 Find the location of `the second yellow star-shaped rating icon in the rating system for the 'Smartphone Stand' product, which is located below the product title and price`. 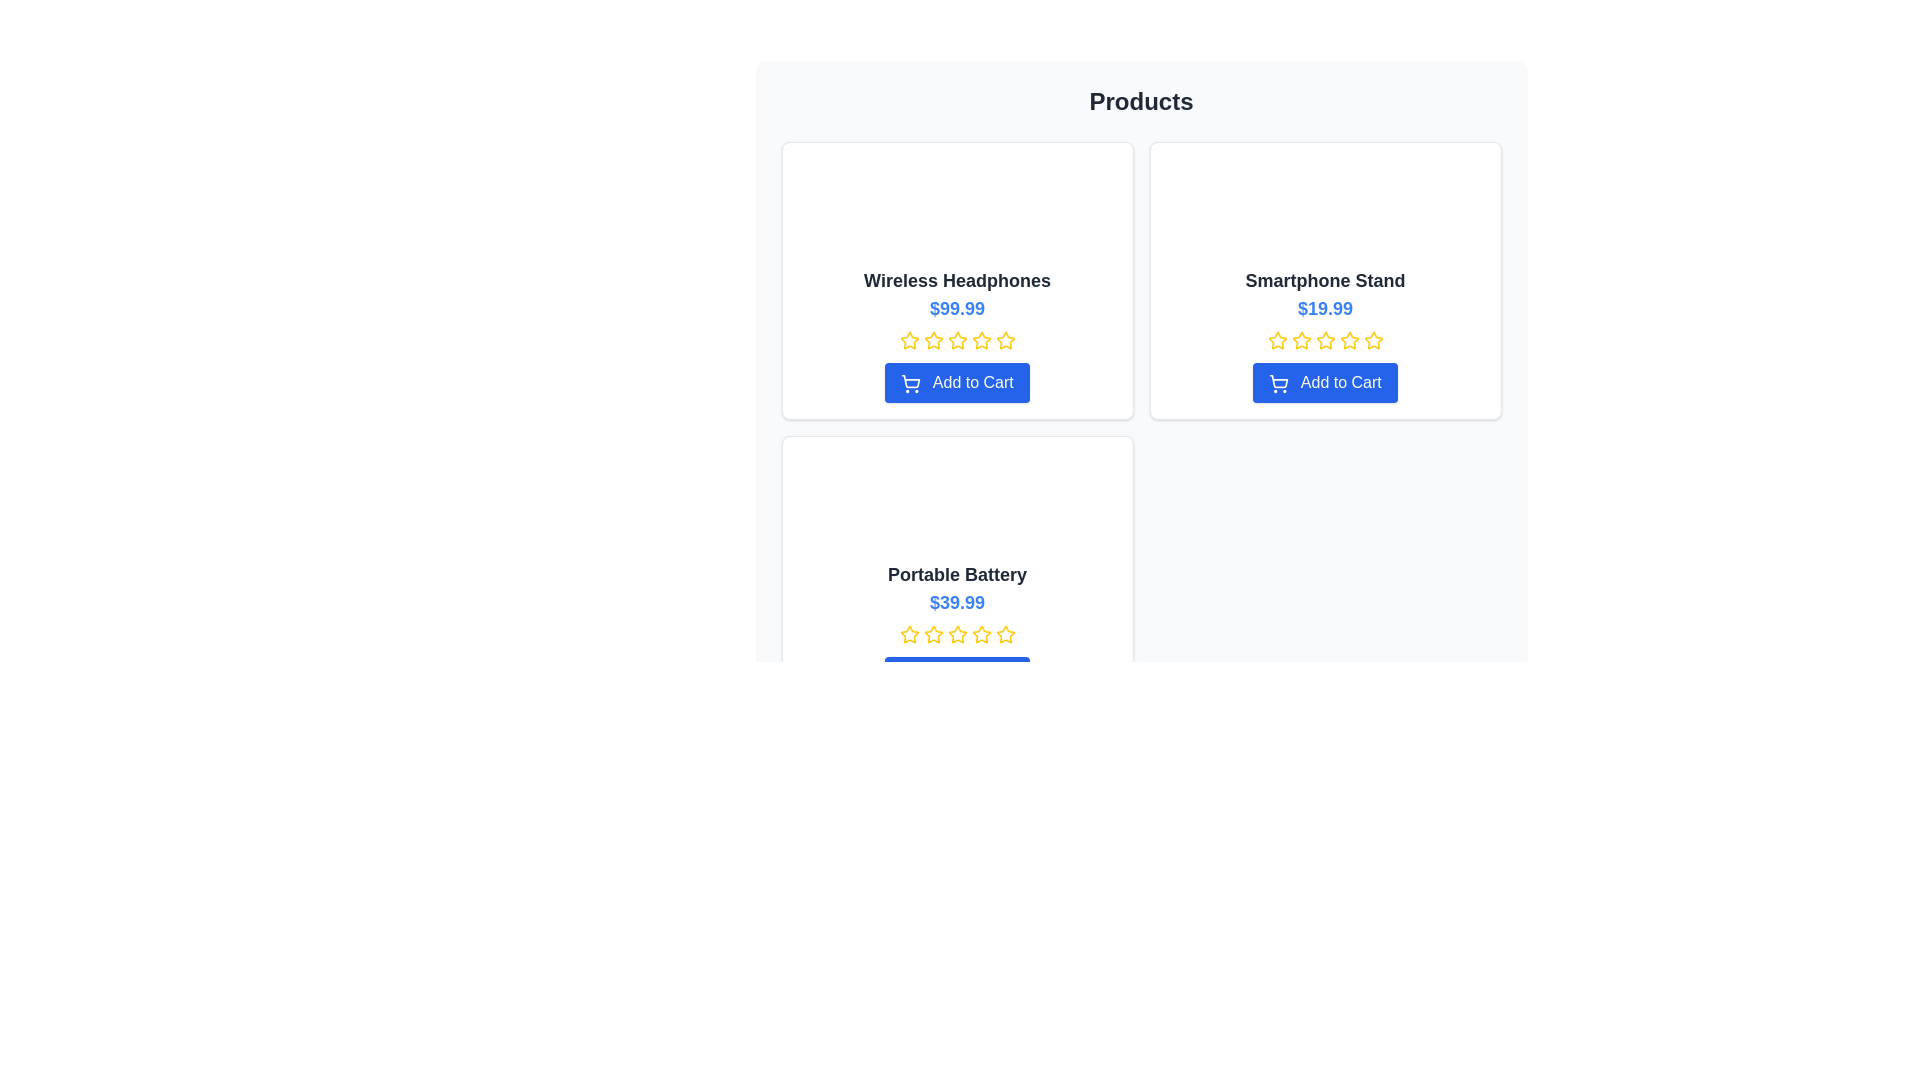

the second yellow star-shaped rating icon in the rating system for the 'Smartphone Stand' product, which is located below the product title and price is located at coordinates (1325, 339).